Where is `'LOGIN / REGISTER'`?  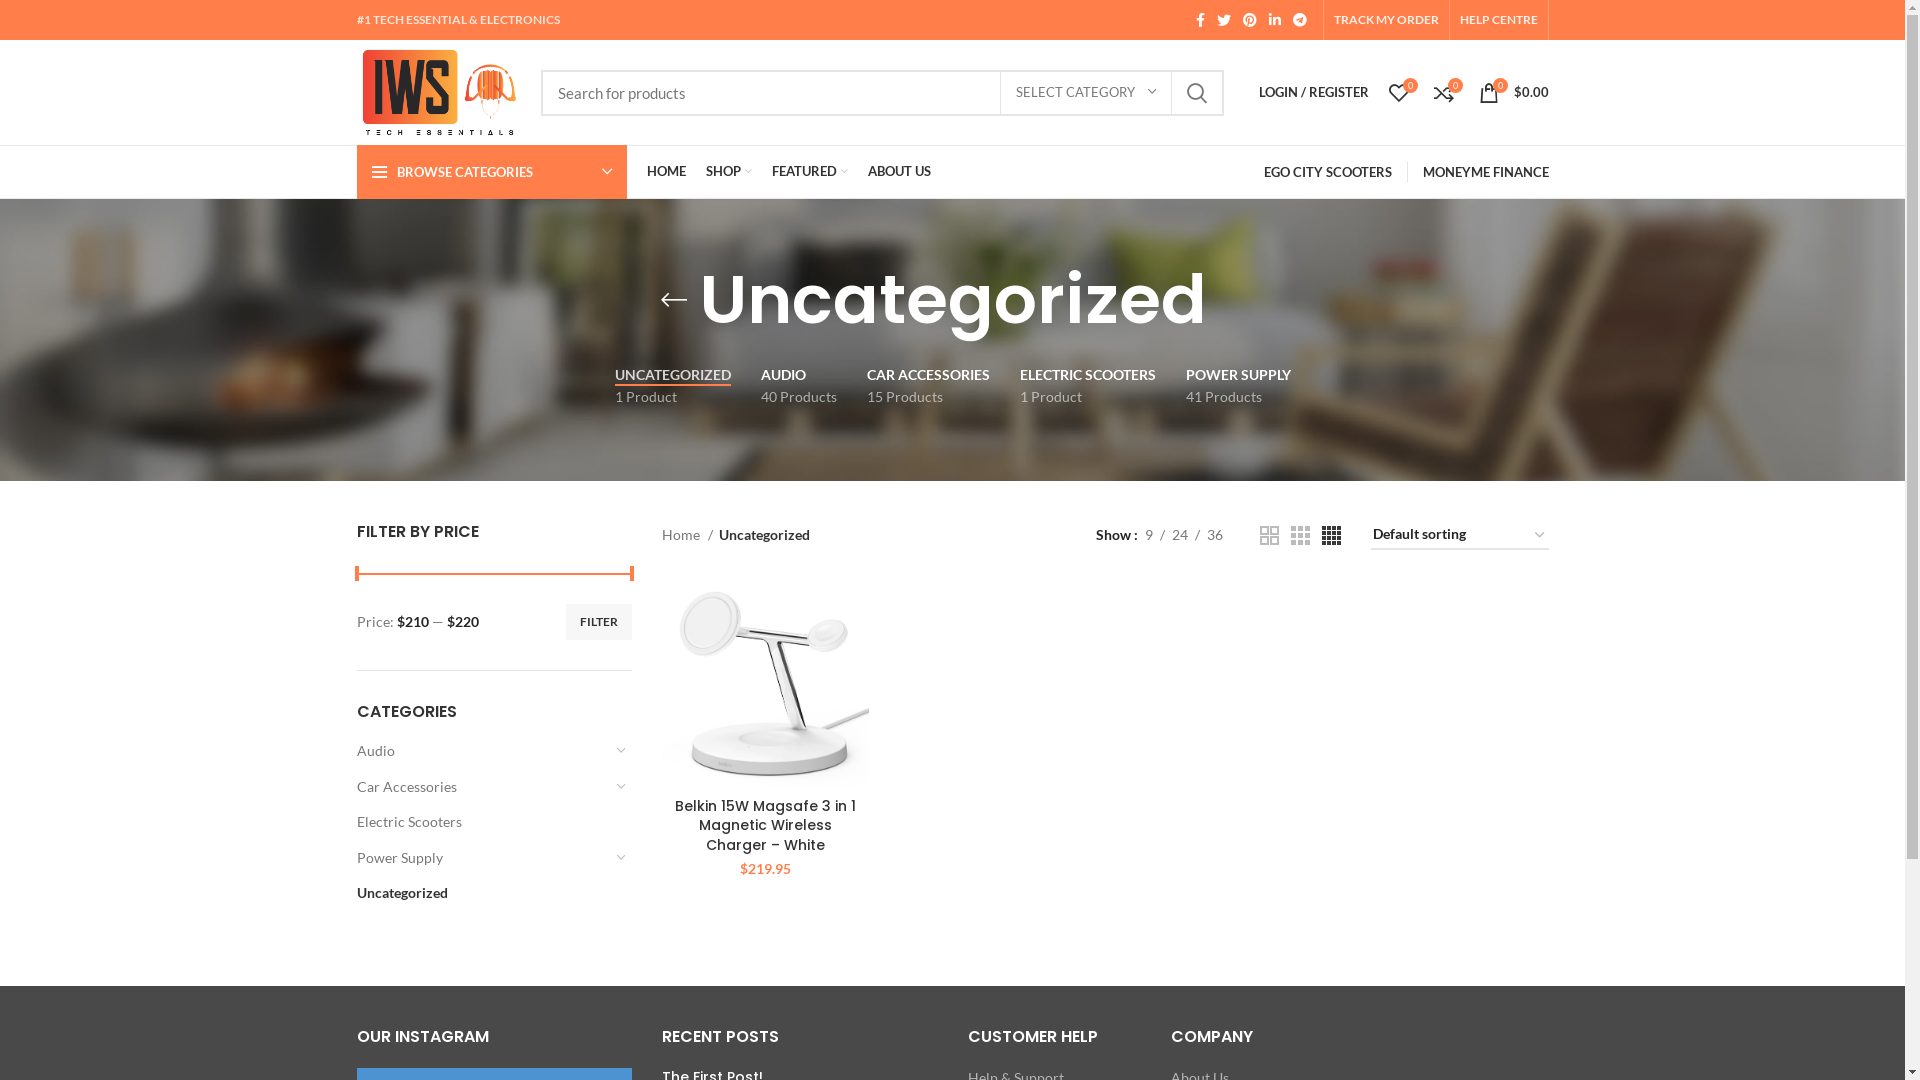
'LOGIN / REGISTER' is located at coordinates (1313, 92).